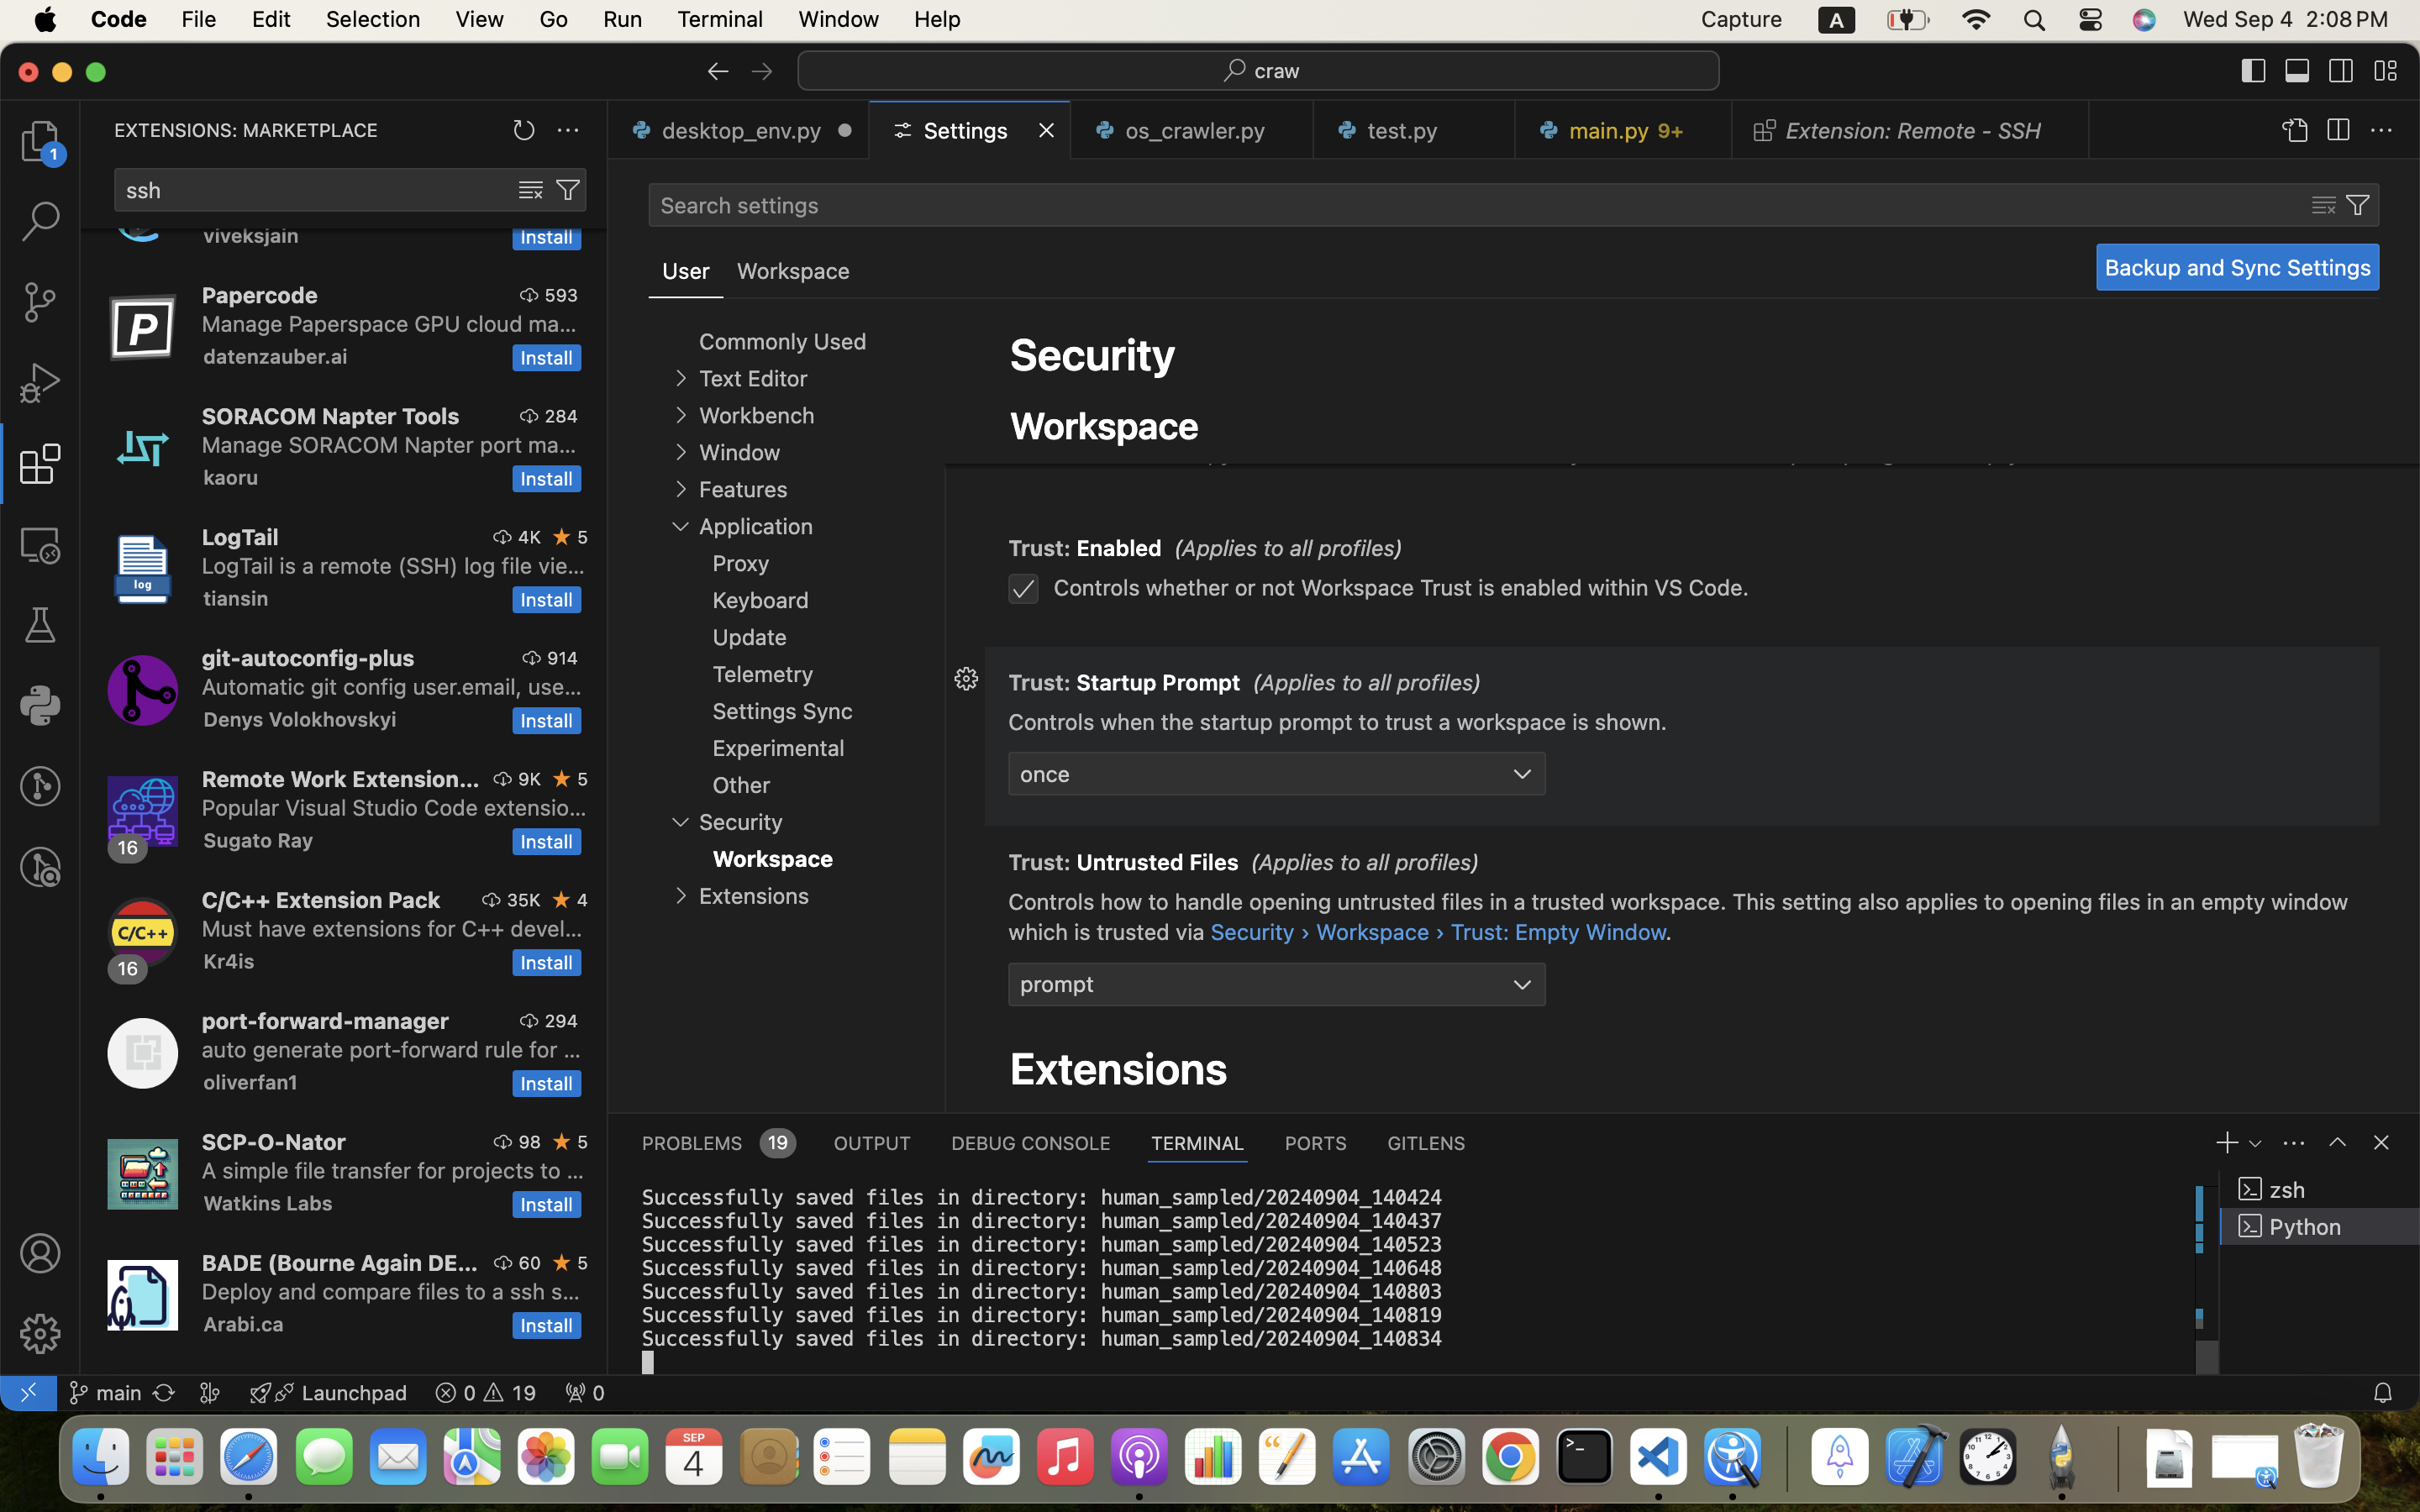 This screenshot has width=2420, height=1512. Describe the element at coordinates (276, 355) in the screenshot. I see `'datenzauber.ai'` at that location.